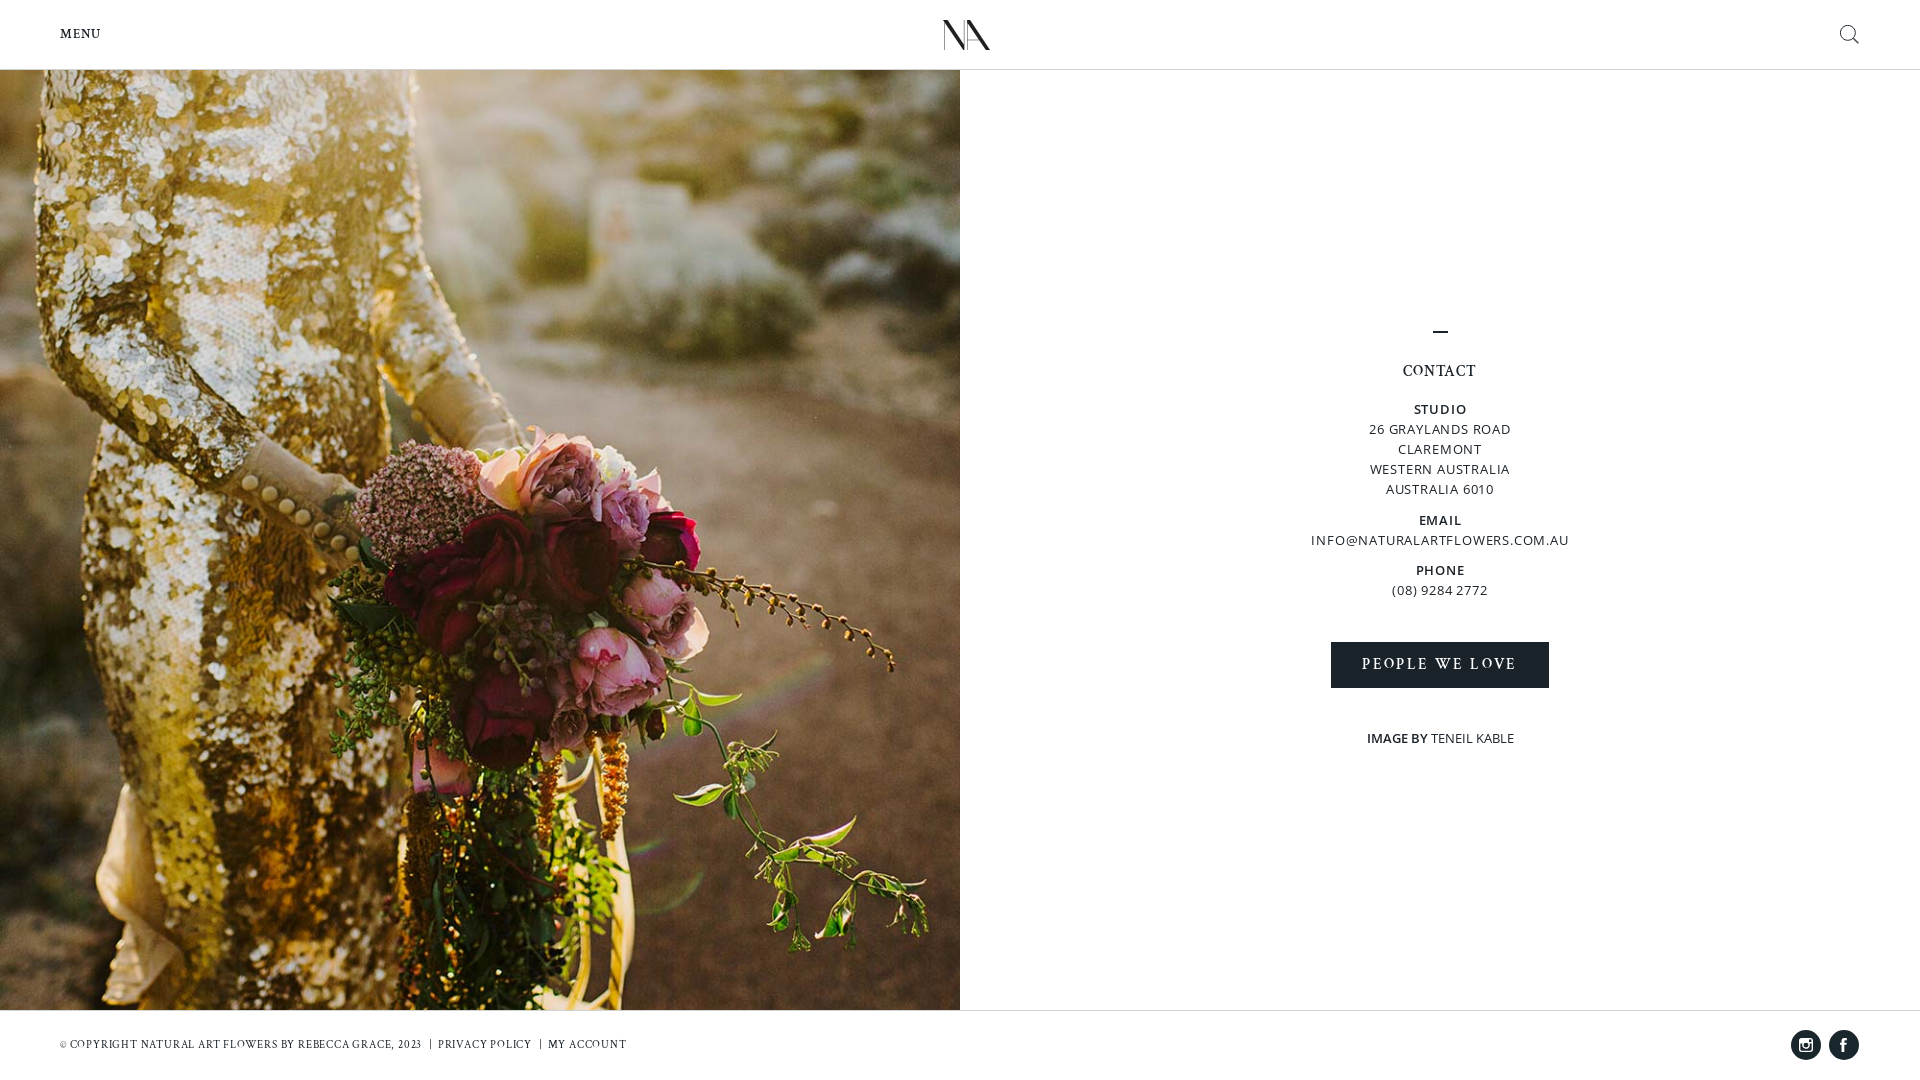  I want to click on 'PEOPLE WE LOVE', so click(1440, 664).